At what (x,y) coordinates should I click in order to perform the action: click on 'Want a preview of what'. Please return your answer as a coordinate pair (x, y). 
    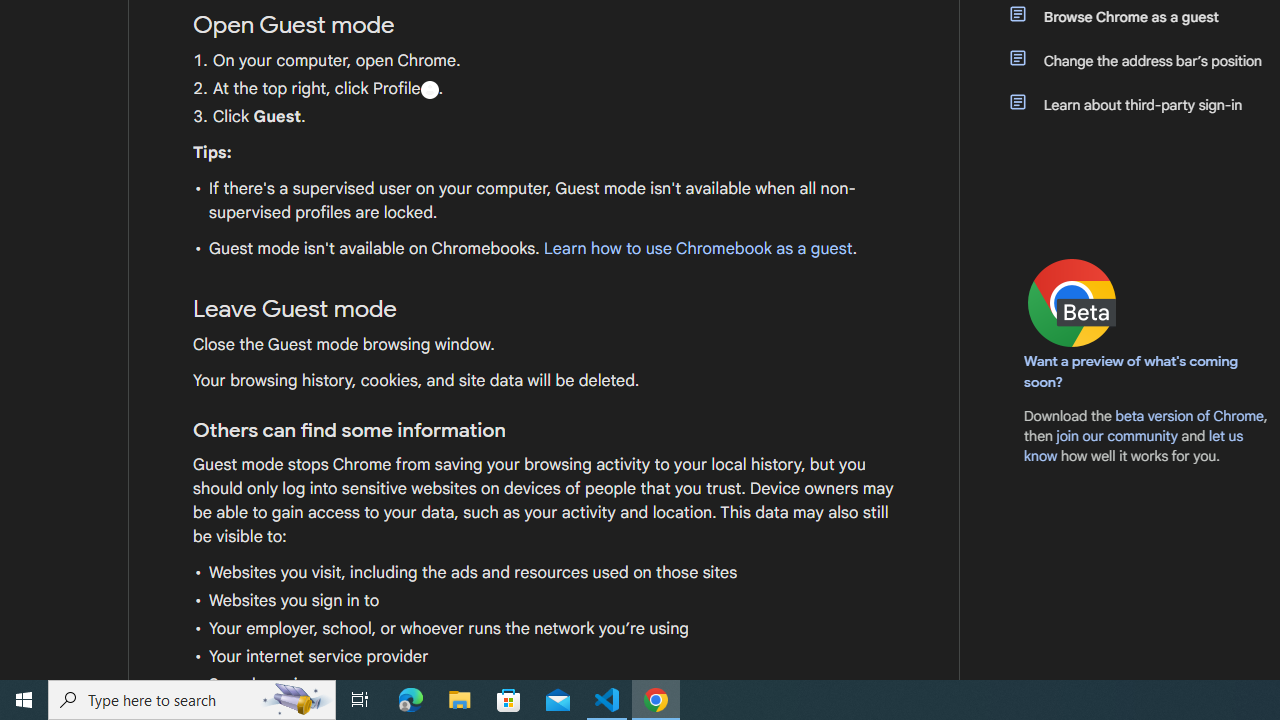
    Looking at the image, I should click on (1131, 371).